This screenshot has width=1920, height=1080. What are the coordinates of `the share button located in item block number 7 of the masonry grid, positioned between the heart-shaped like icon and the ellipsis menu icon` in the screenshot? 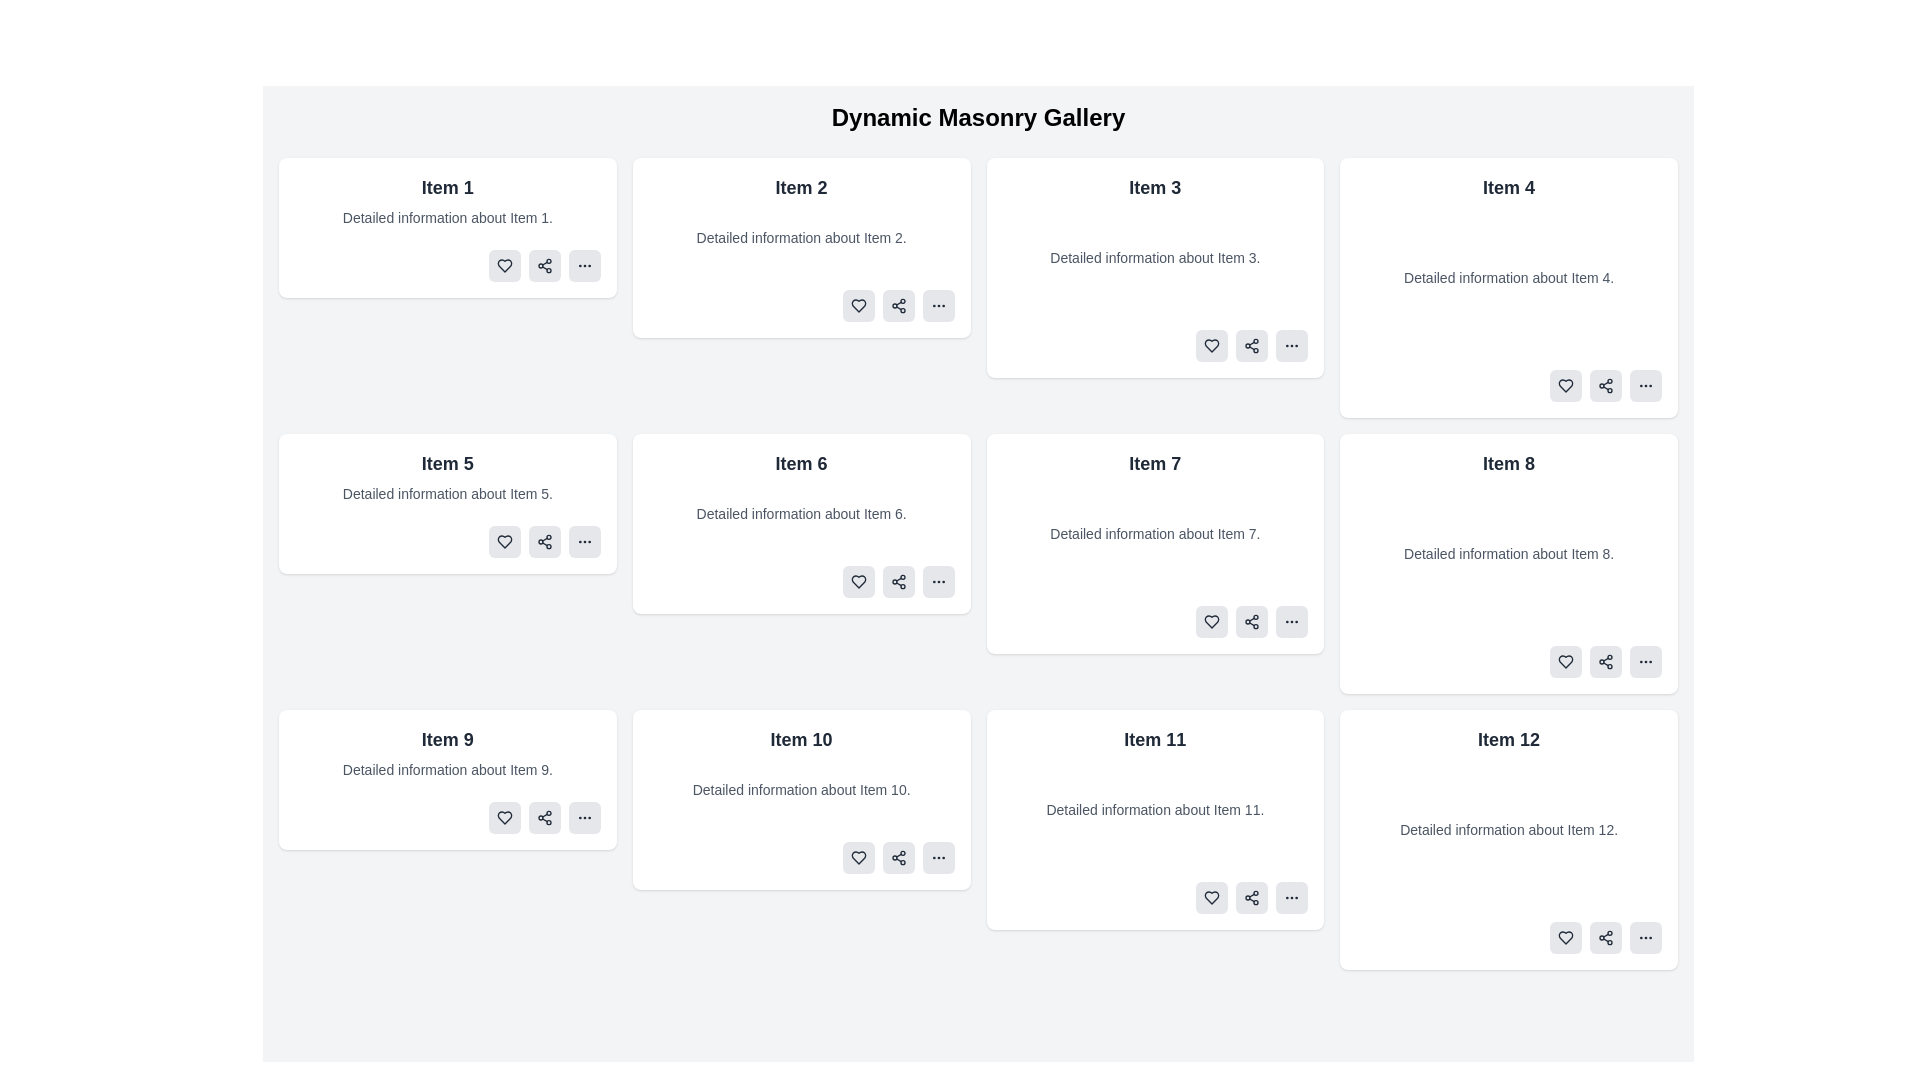 It's located at (1251, 620).